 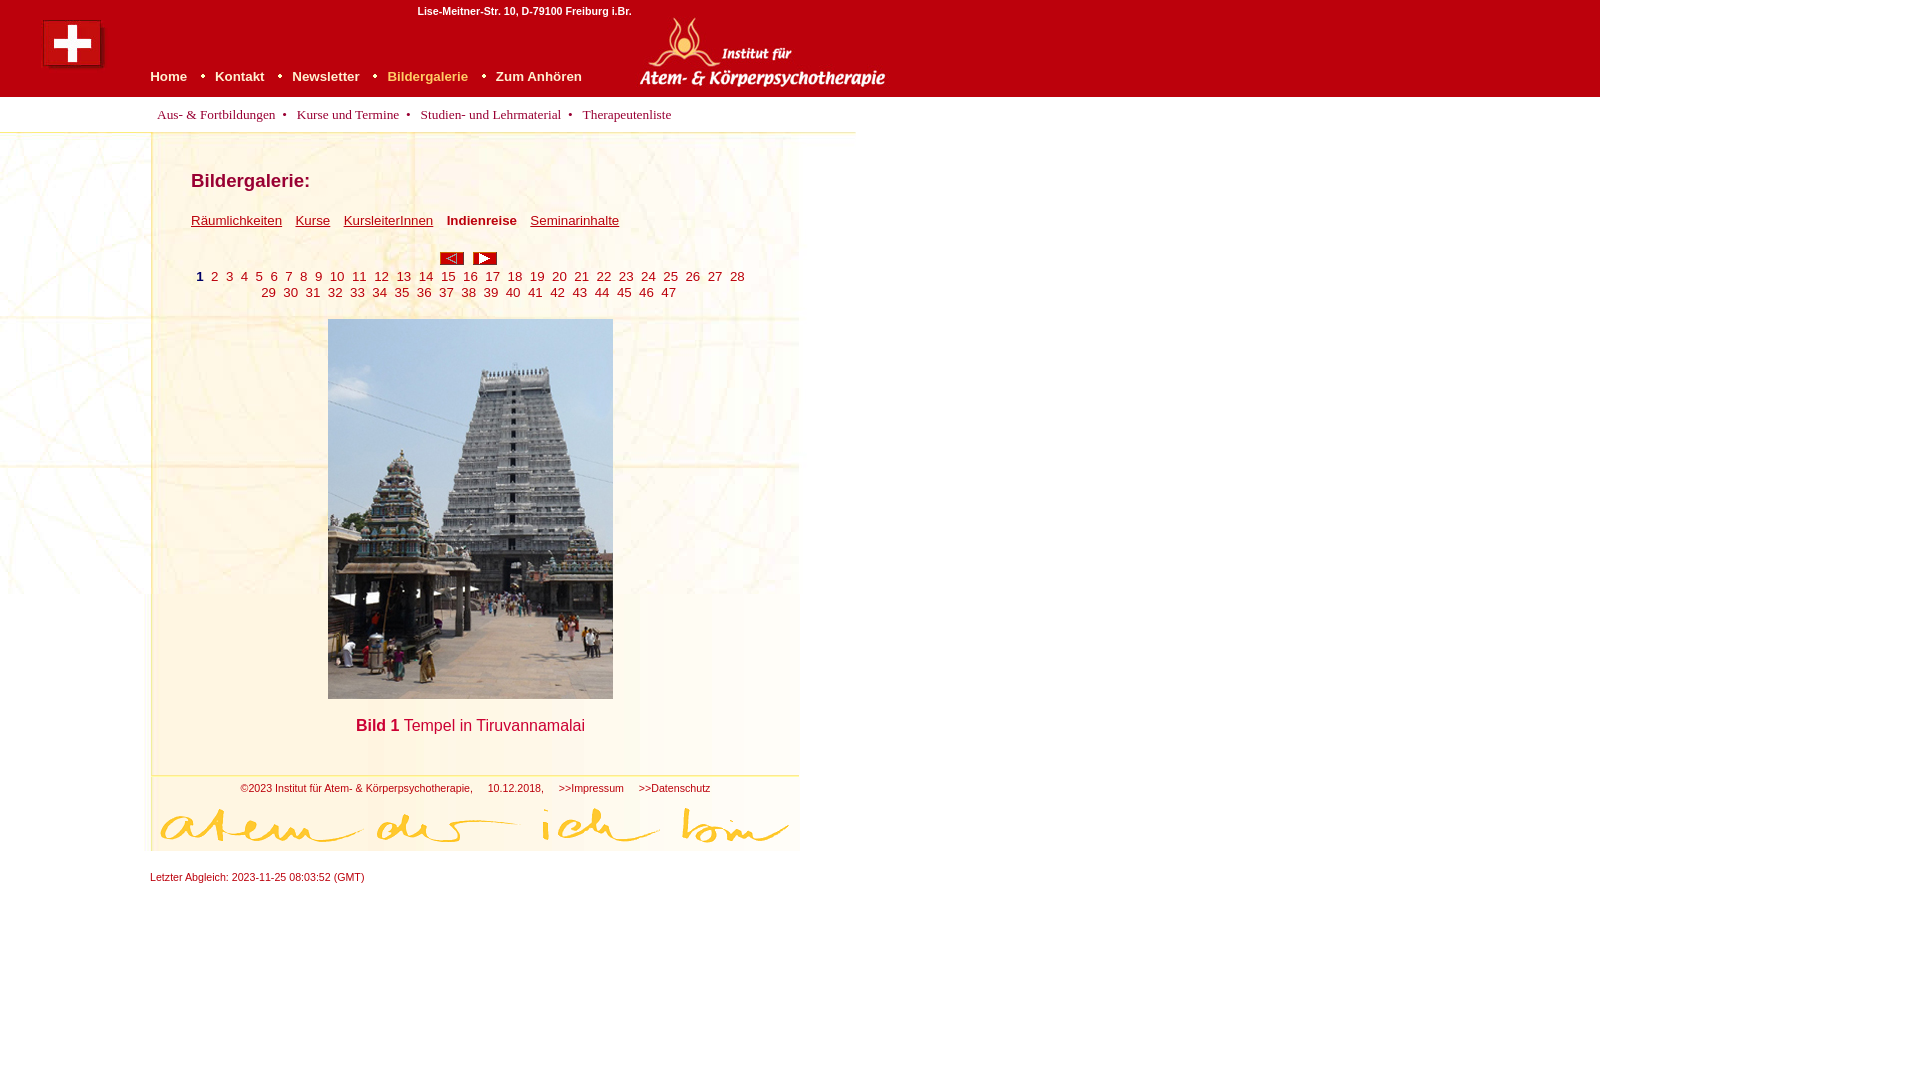 What do you see at coordinates (578, 292) in the screenshot?
I see `'43'` at bounding box center [578, 292].